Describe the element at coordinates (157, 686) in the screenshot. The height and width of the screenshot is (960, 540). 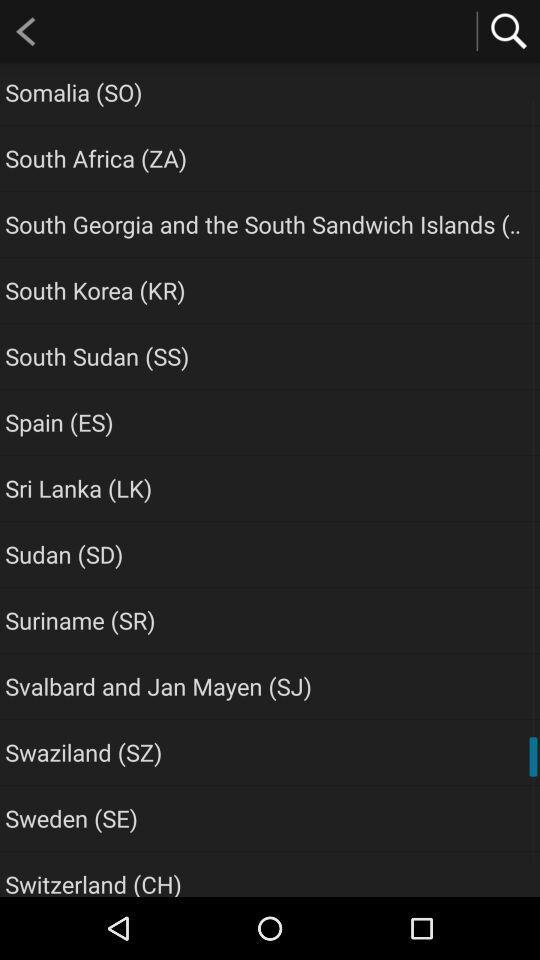
I see `the item below suriname (sr) app` at that location.